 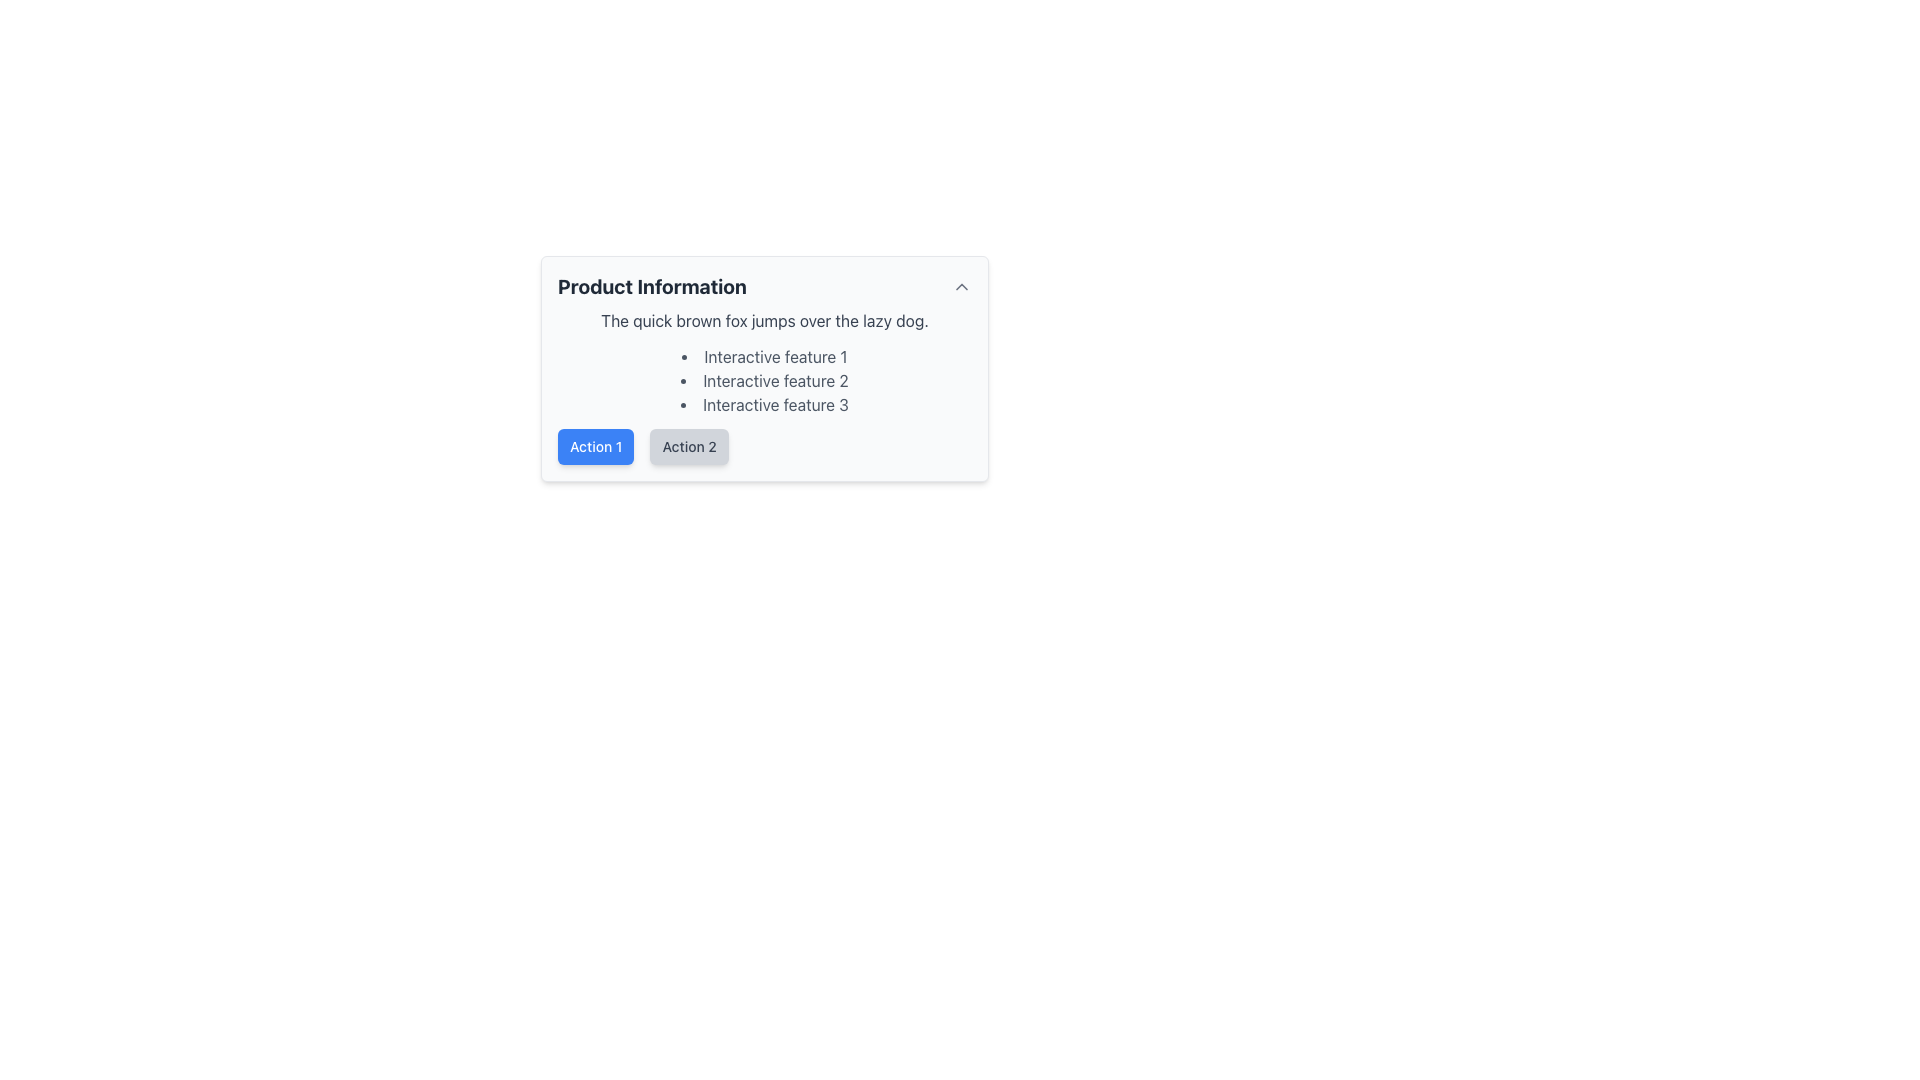 I want to click on the bold text label reading 'Product Information' located at the top left of the content card, so click(x=652, y=286).